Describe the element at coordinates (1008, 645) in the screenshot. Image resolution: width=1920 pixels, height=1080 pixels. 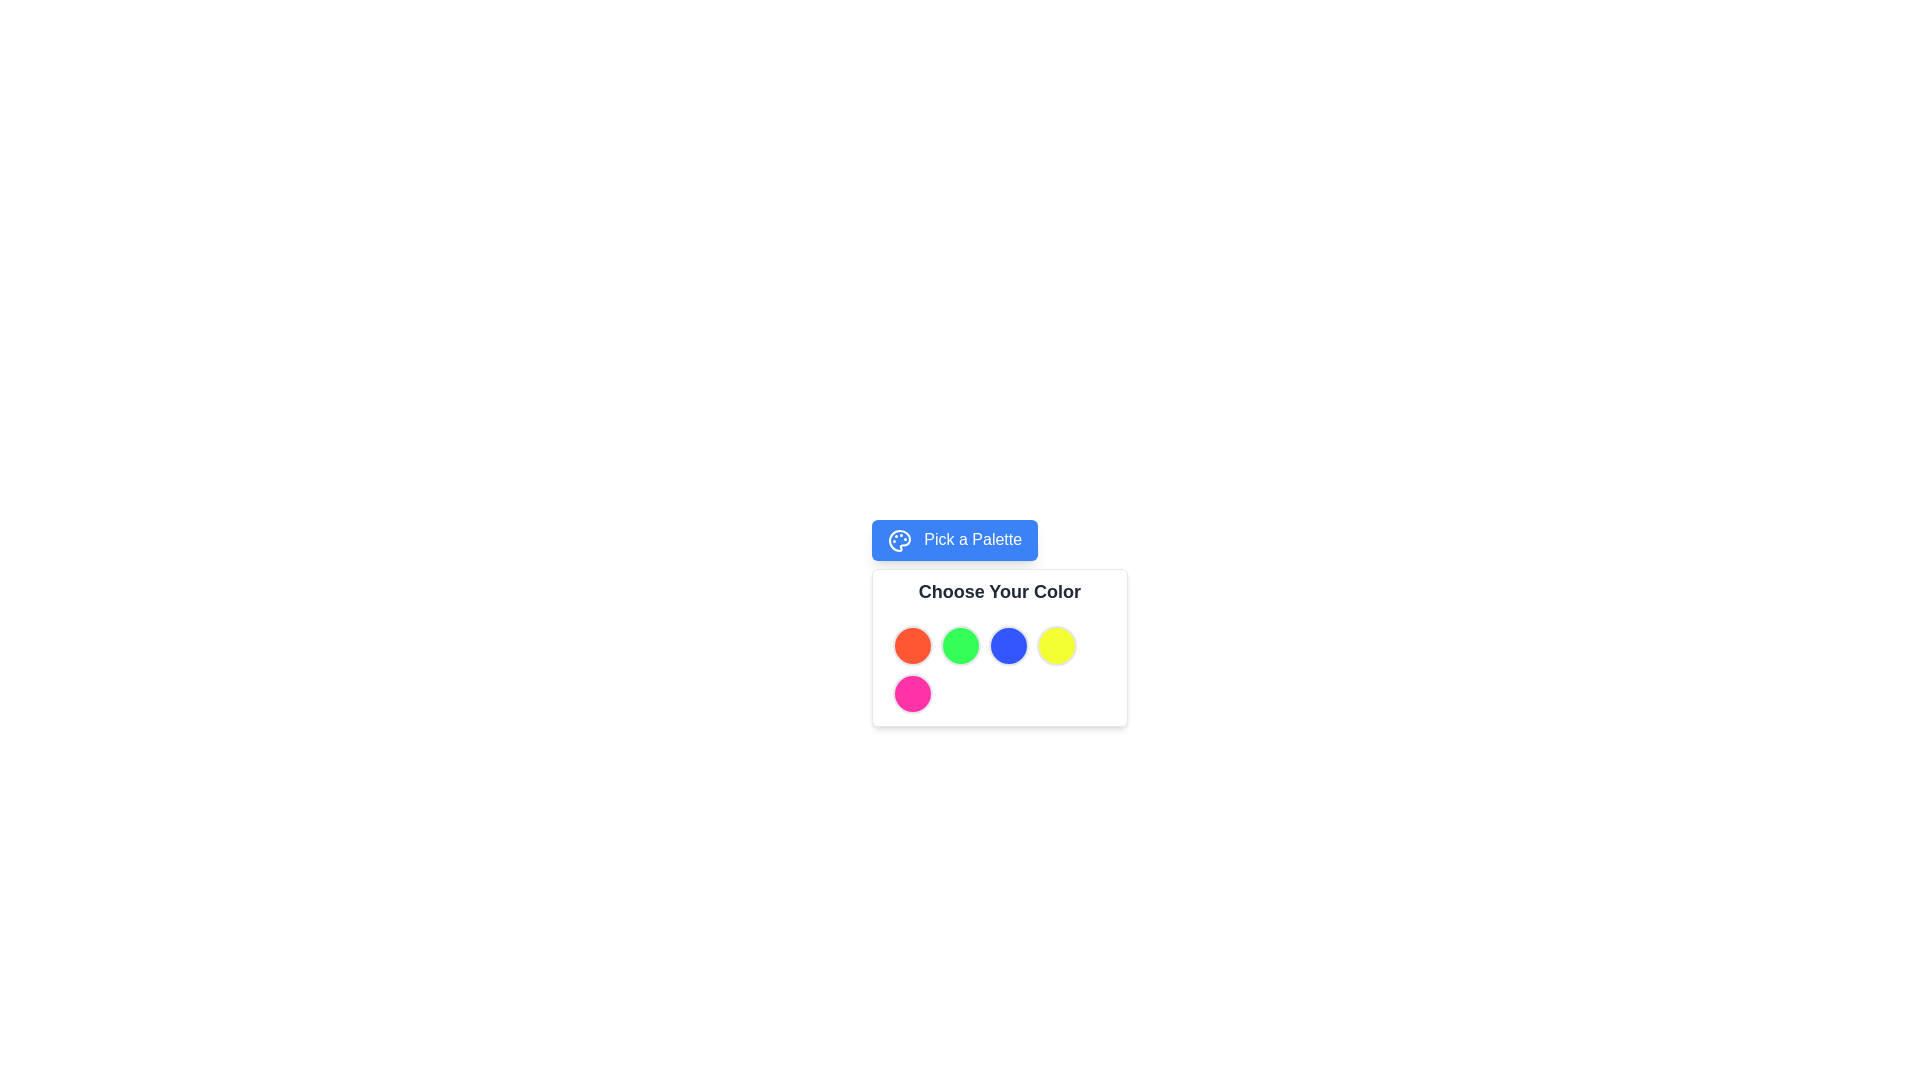
I see `the circular blue button located in the color palette selection interface` at that location.